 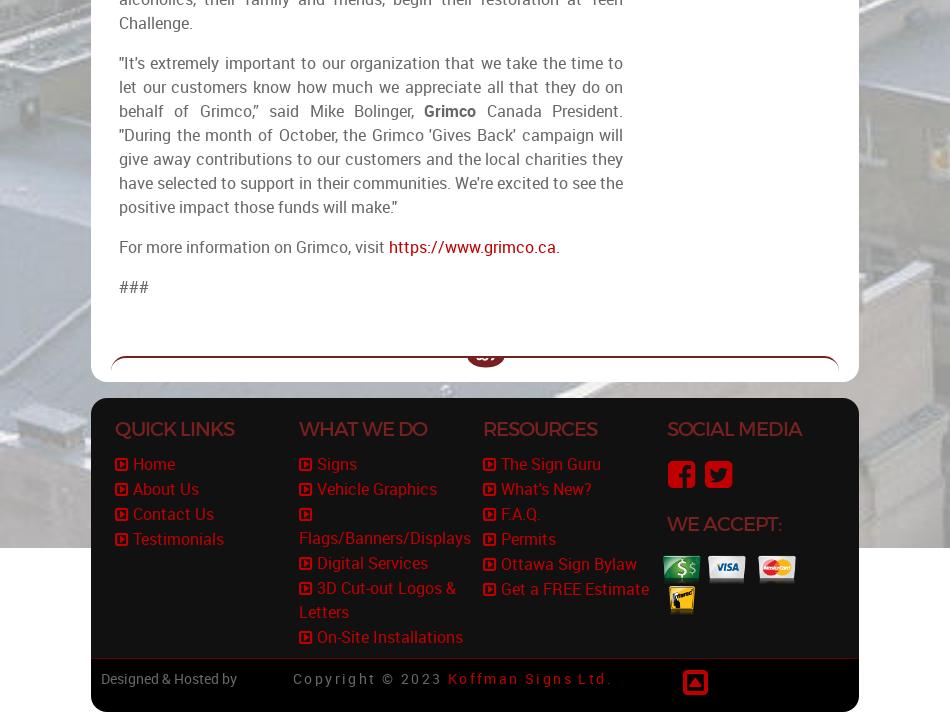 What do you see at coordinates (501, 464) in the screenshot?
I see `'The Sign Guru'` at bounding box center [501, 464].